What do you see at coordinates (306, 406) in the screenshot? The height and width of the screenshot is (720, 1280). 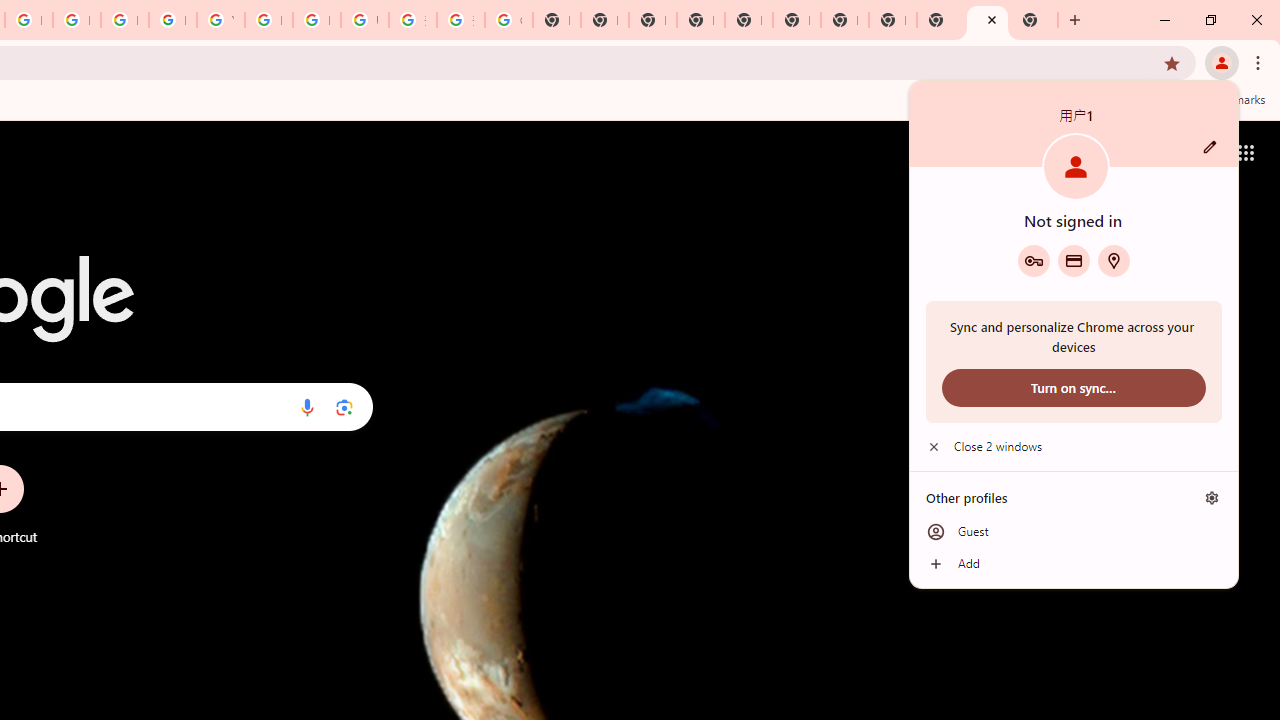 I see `'Search by voice'` at bounding box center [306, 406].